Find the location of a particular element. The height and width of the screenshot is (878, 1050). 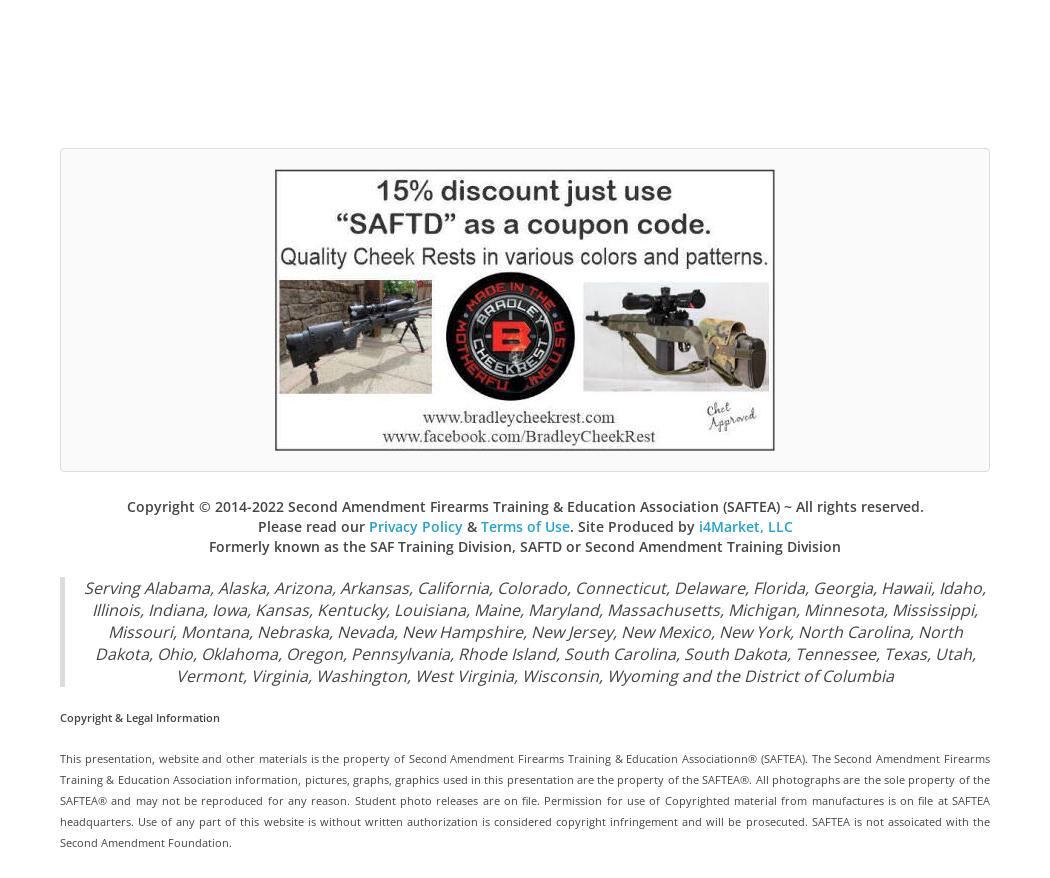

'headquarters. Use of any part of this website is without written authorization is considered copyright infringement and will be prosecuted.' is located at coordinates (434, 820).